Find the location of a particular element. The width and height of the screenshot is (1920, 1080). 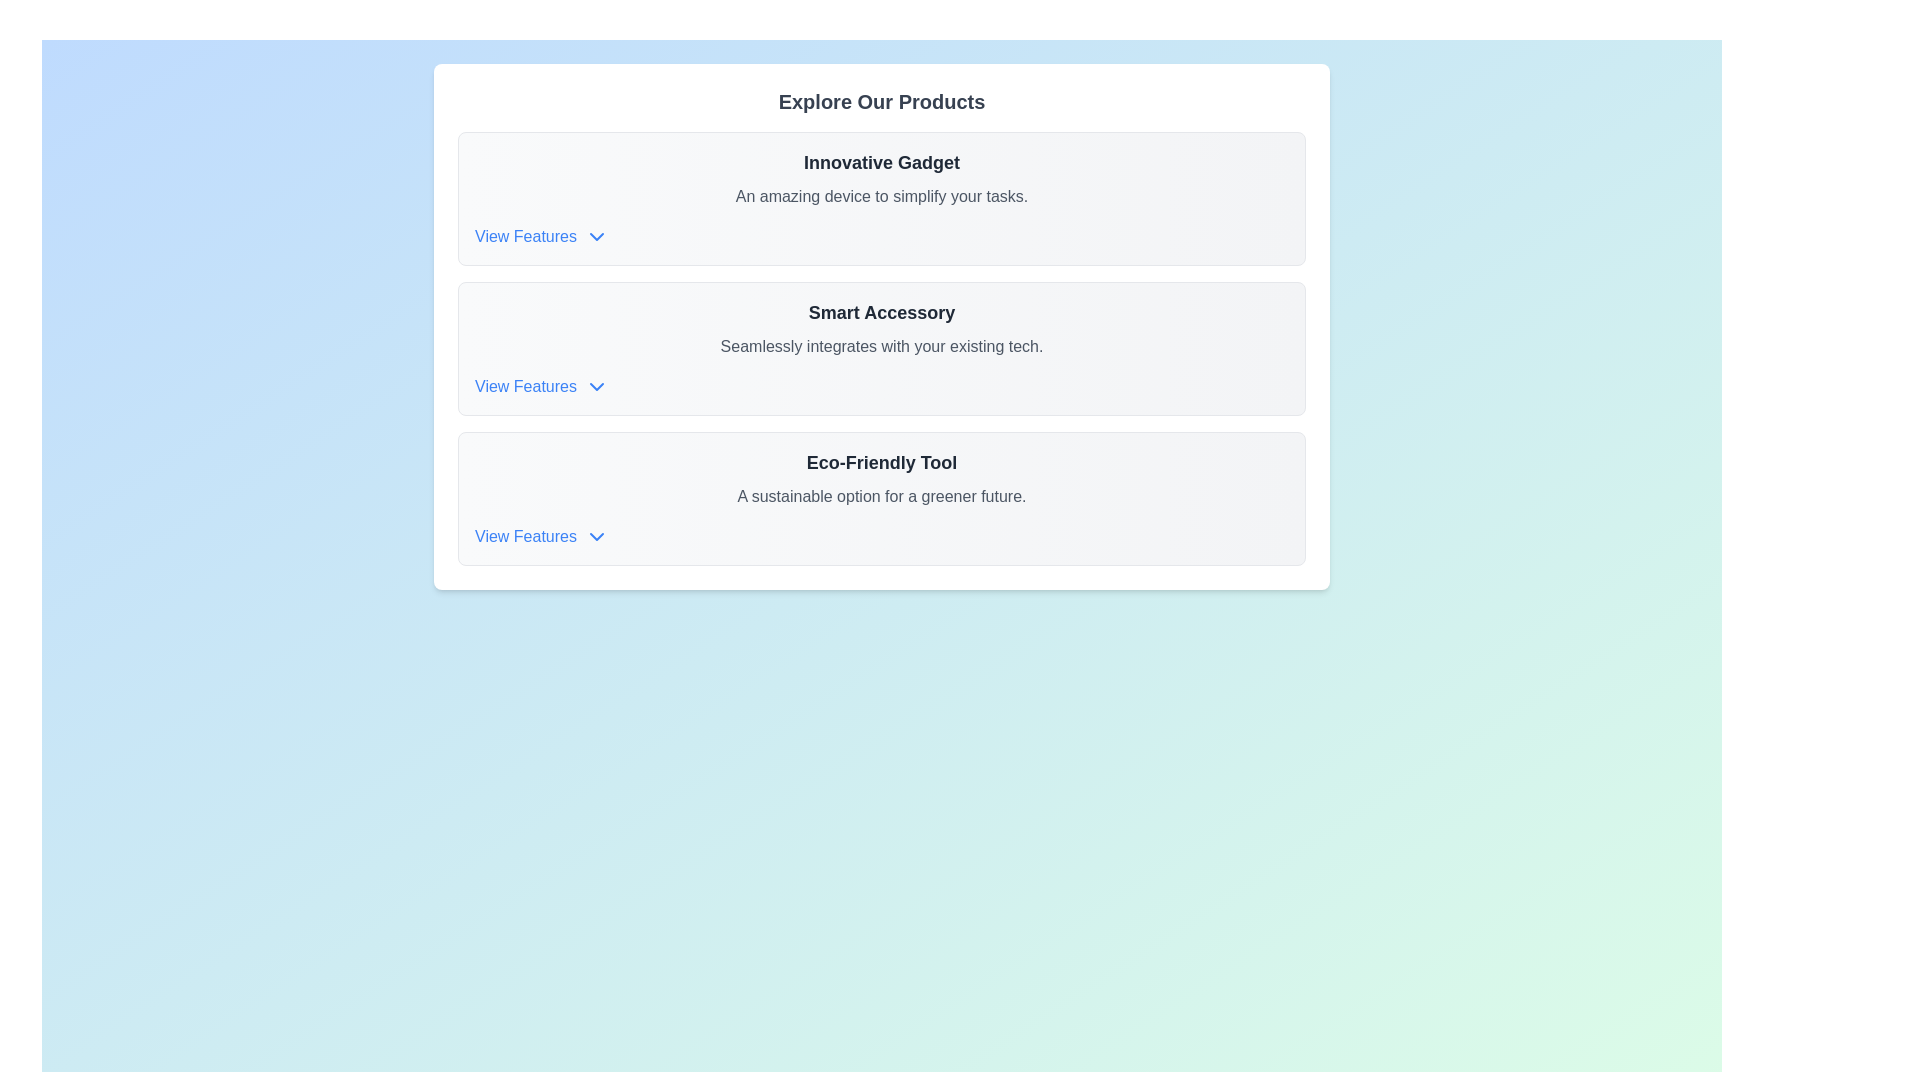

the presentation card titled 'Smart Accessory' is located at coordinates (881, 326).